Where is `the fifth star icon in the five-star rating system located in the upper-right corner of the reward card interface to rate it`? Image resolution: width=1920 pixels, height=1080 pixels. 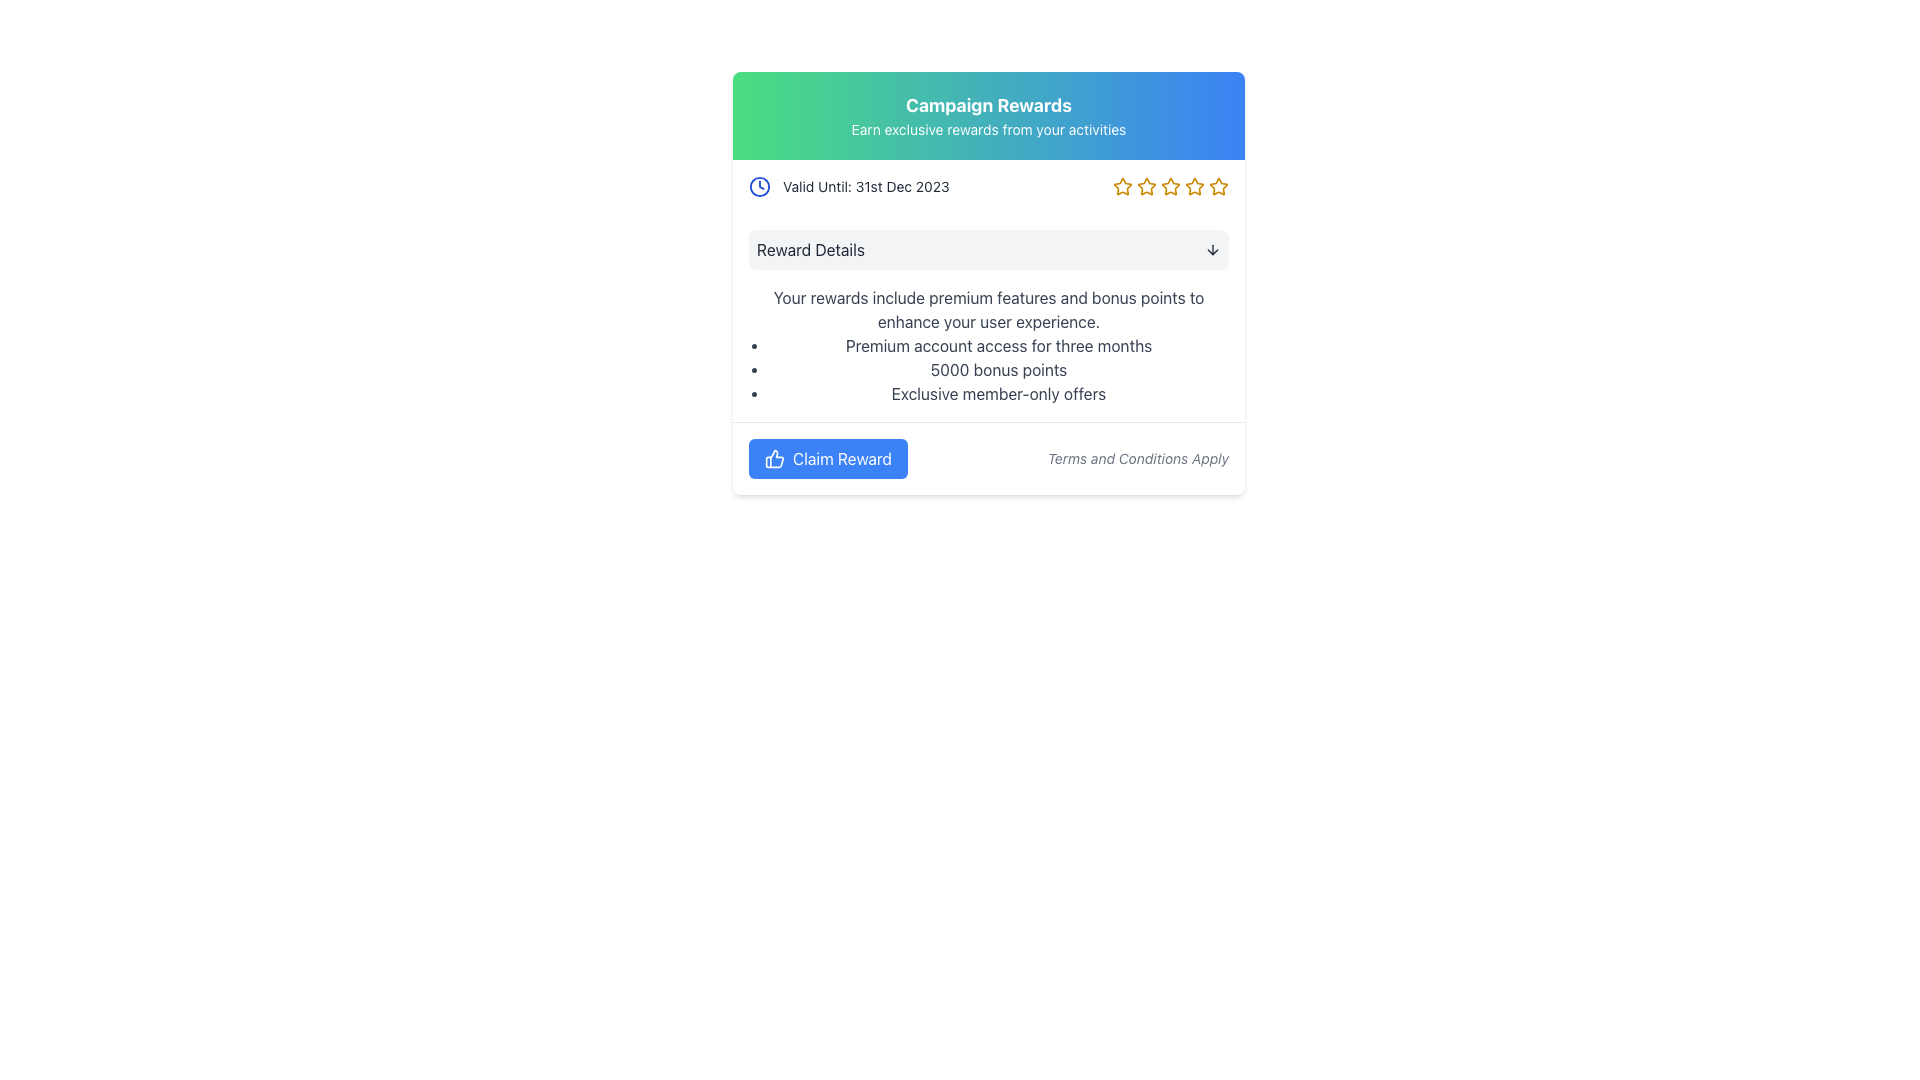
the fifth star icon in the five-star rating system located in the upper-right corner of the reward card interface to rate it is located at coordinates (1218, 186).